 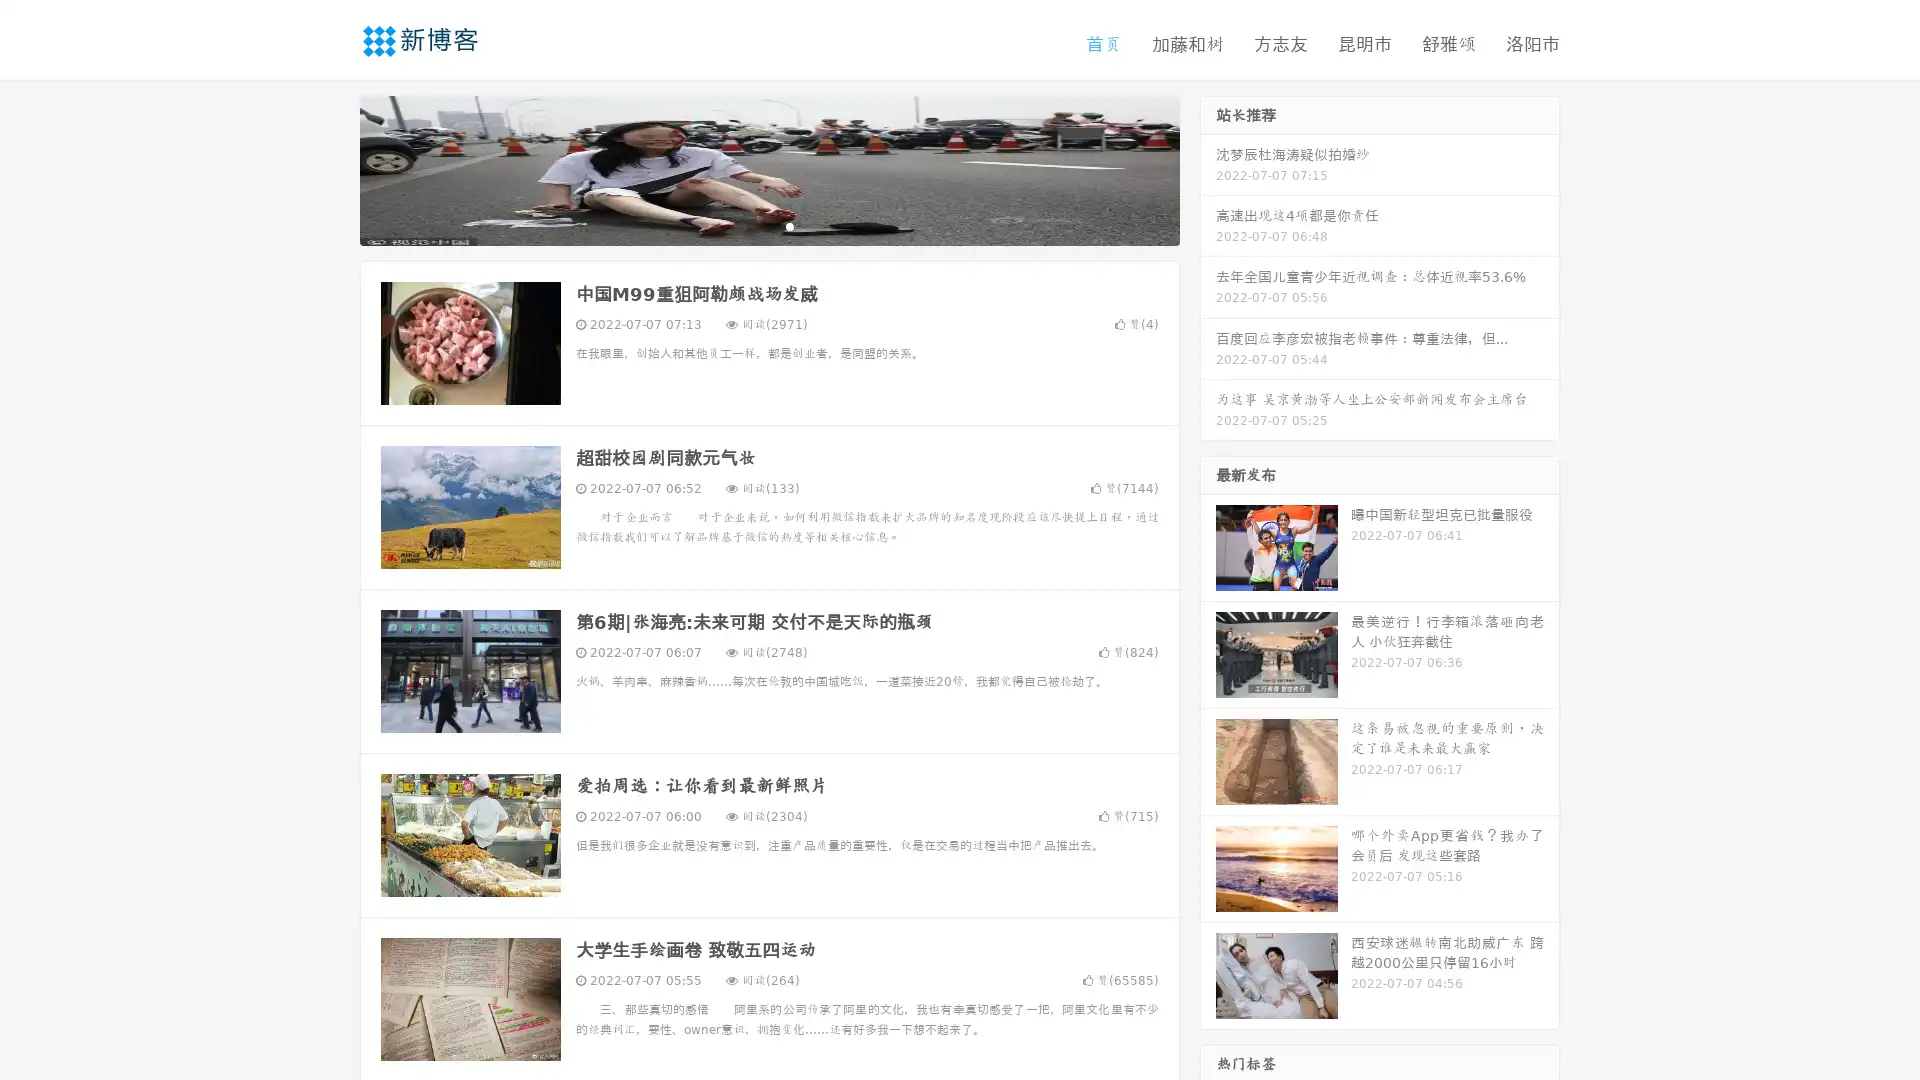 I want to click on Go to slide 3, so click(x=789, y=225).